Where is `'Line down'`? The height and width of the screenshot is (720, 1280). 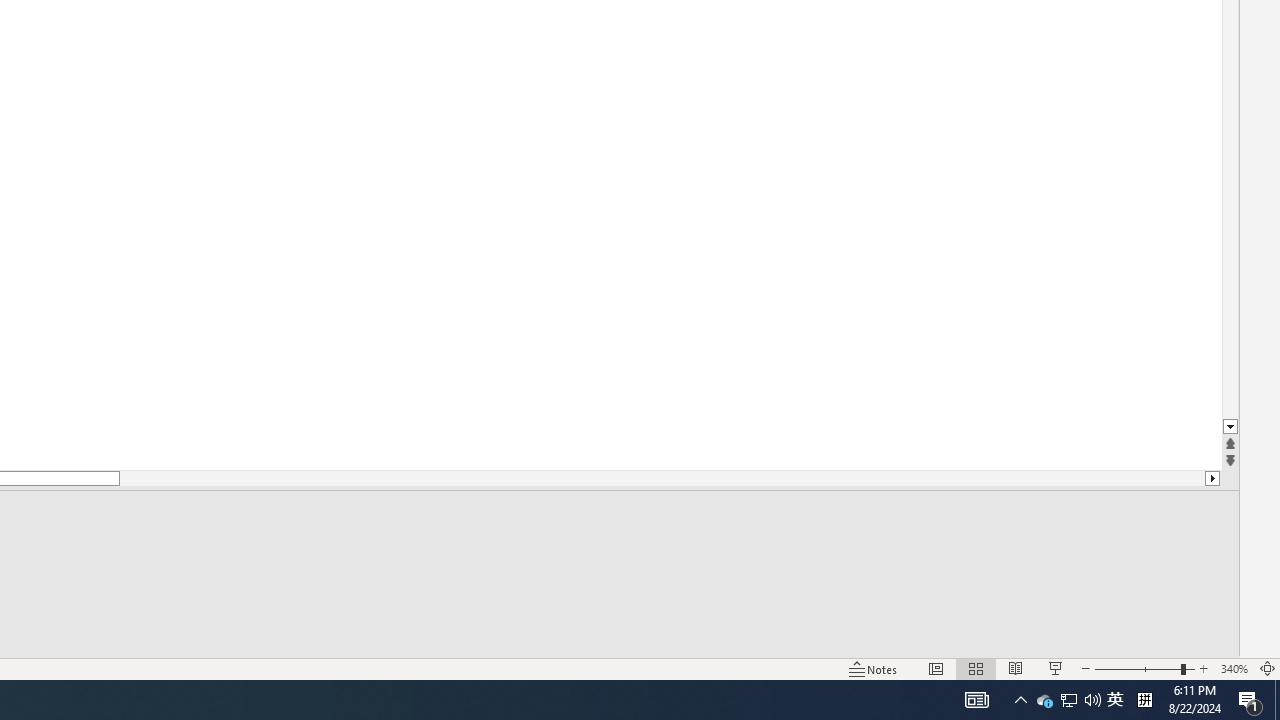
'Line down' is located at coordinates (1229, 426).